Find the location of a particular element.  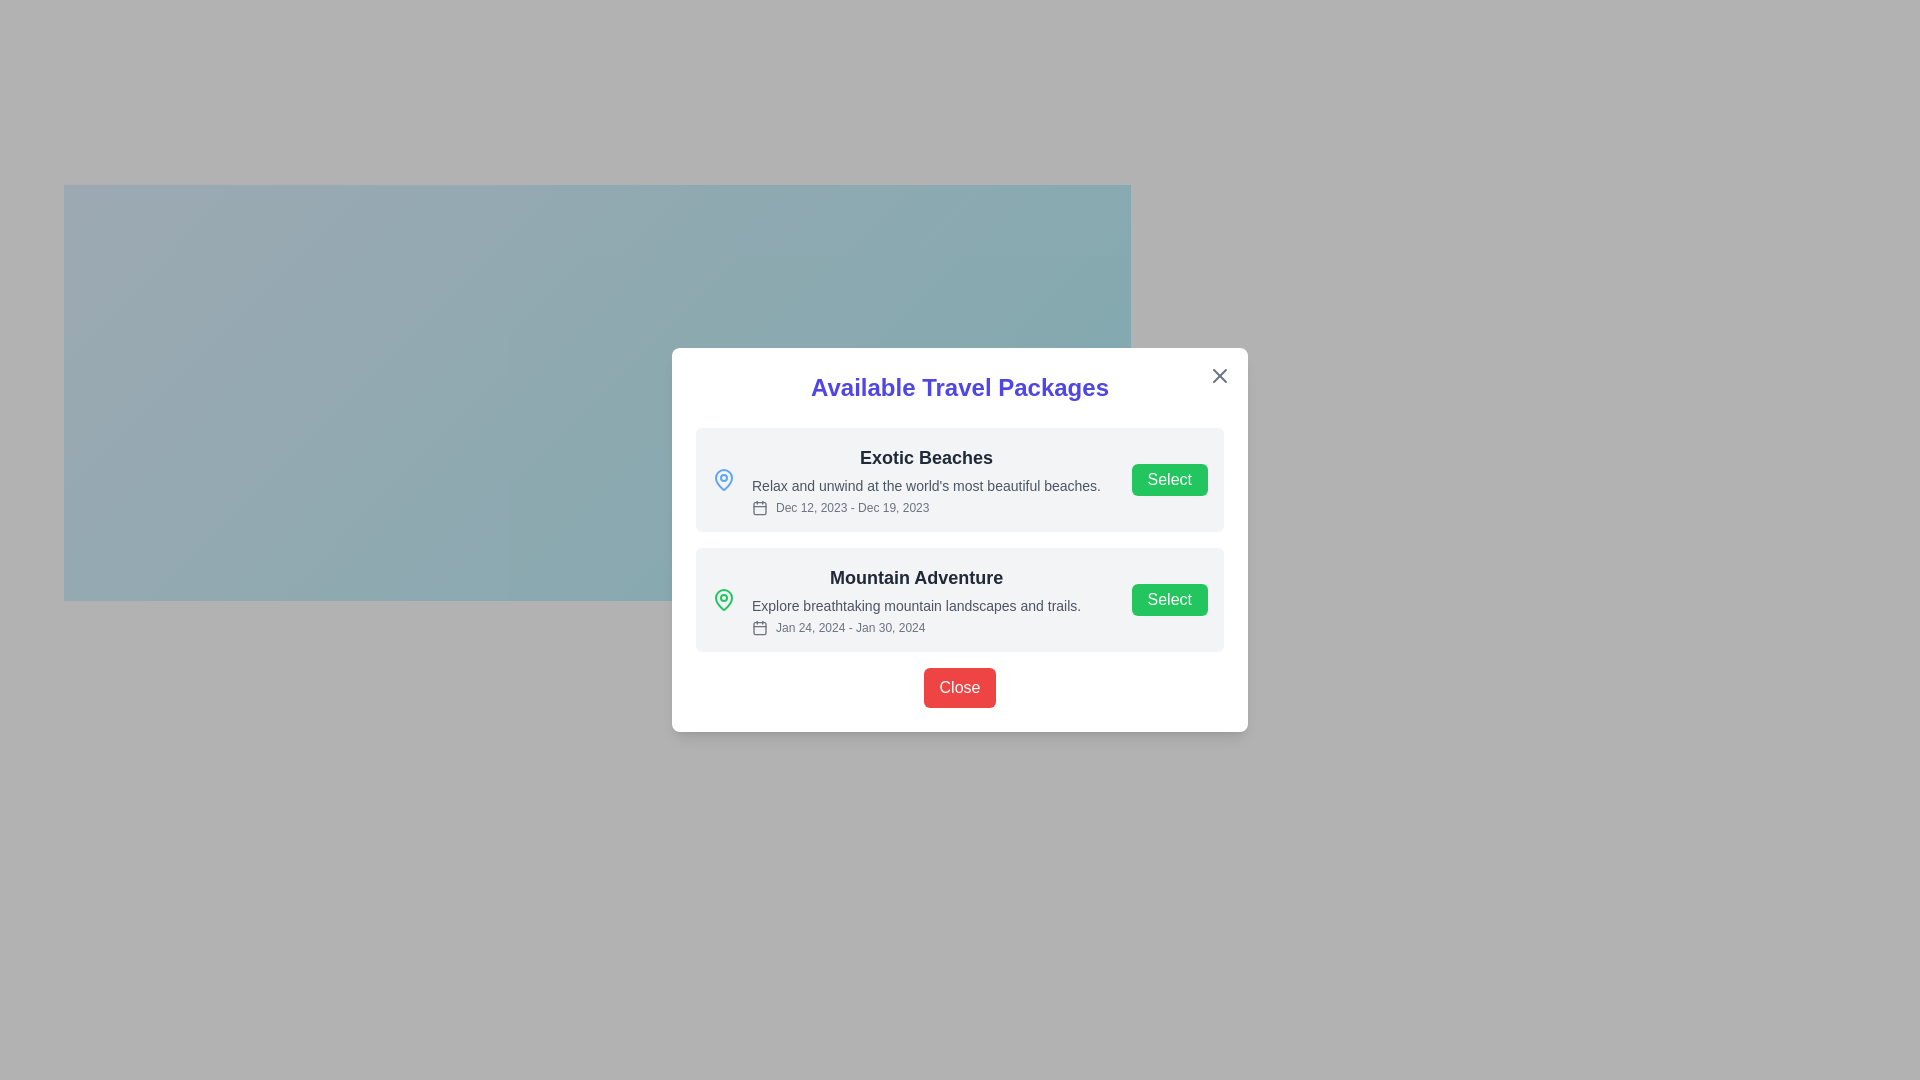

the pin-shaped icon with a blue border located at the top-left corner of the 'Exotic Beaches' card to see more information is located at coordinates (723, 479).